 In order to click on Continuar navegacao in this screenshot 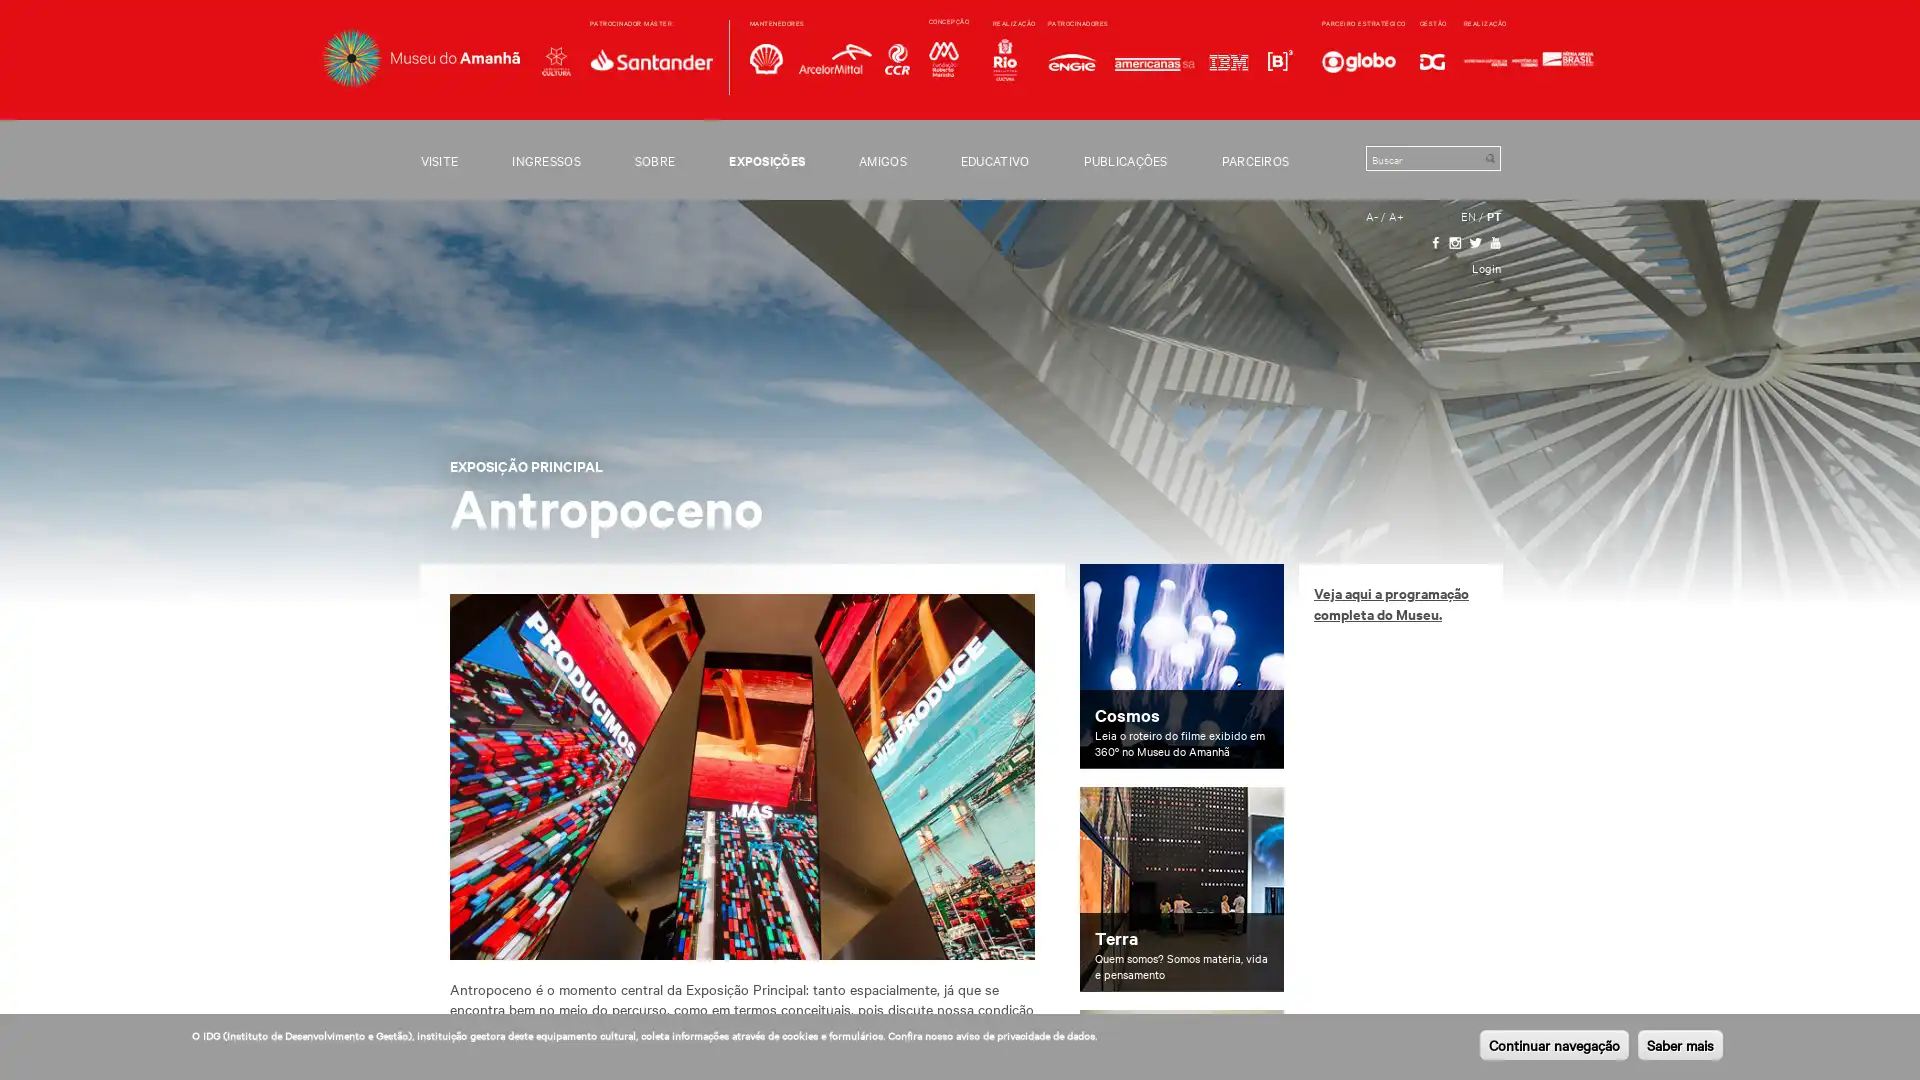, I will do `click(1553, 1044)`.